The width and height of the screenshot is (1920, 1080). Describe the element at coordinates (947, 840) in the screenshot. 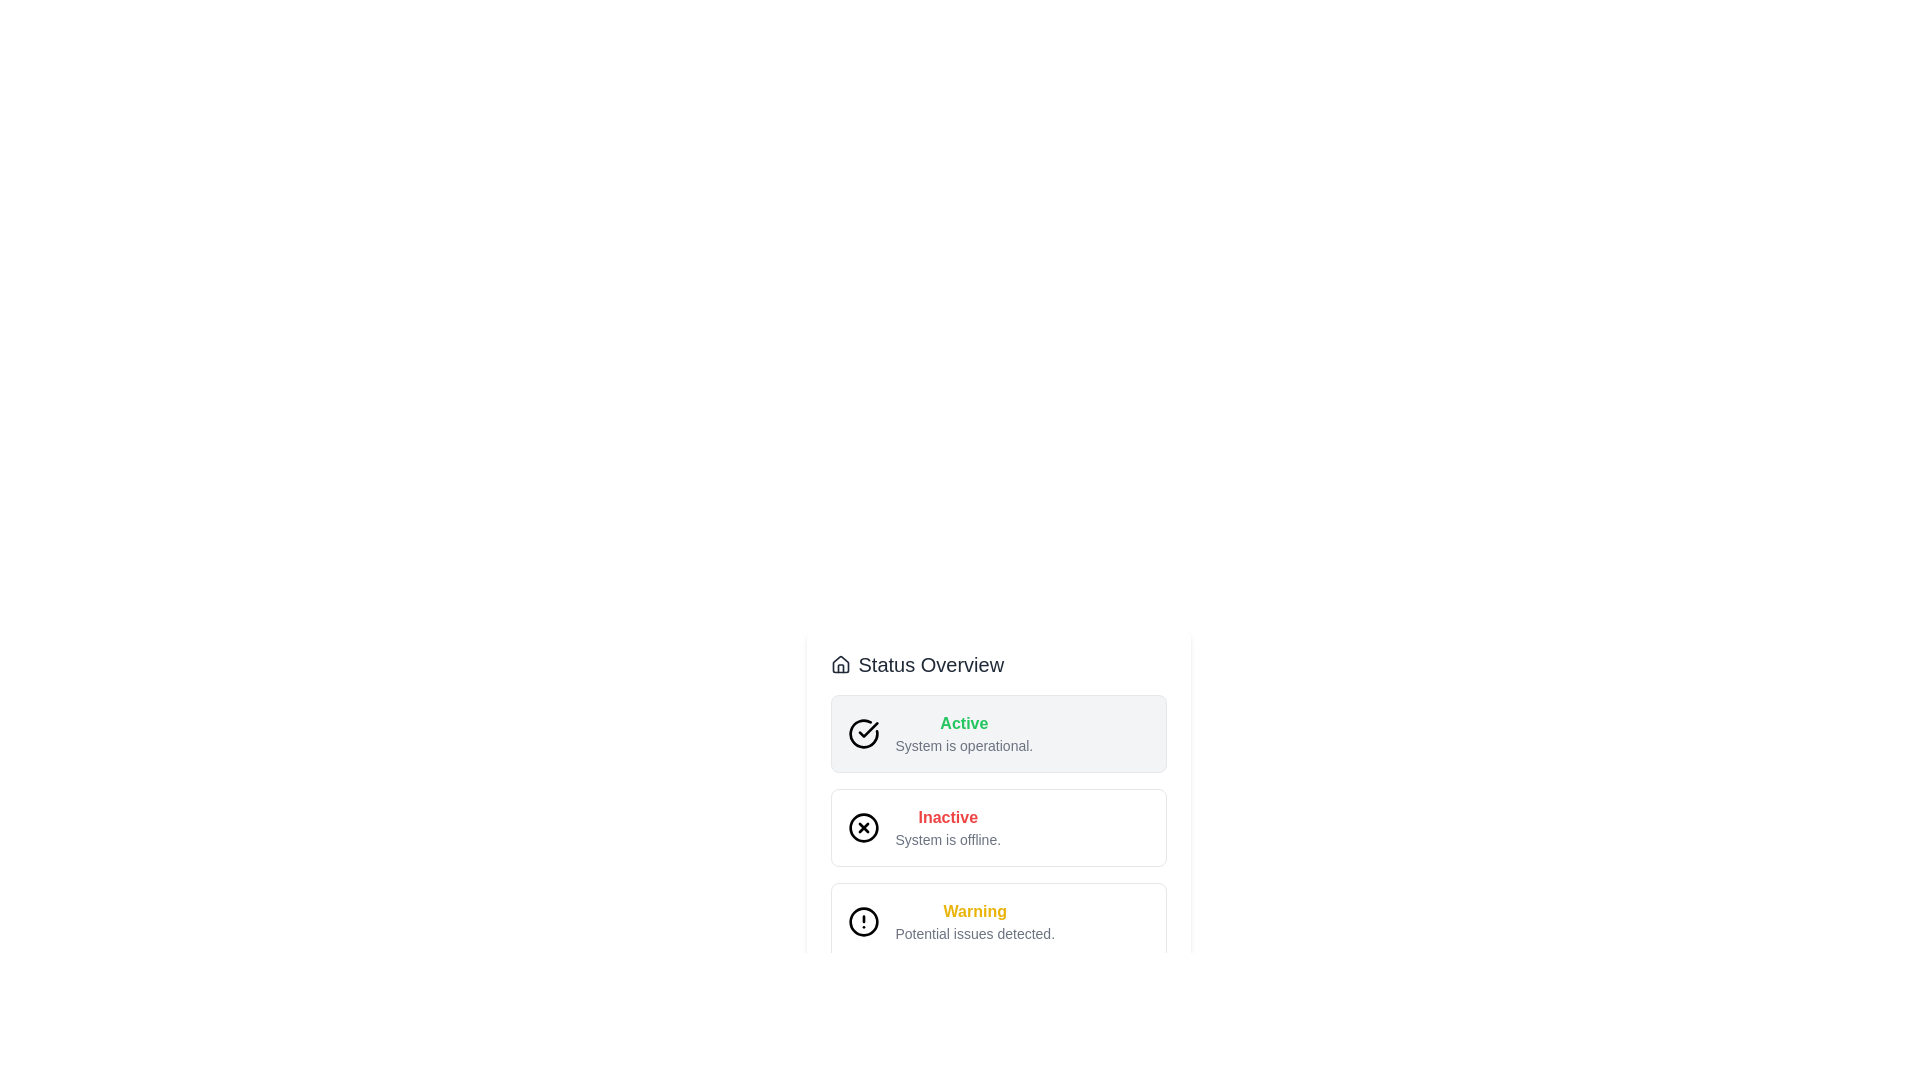

I see `the grey text label that states 'System is offline.' located beneath the red 'Inactive' label in the 'Status Overview' panel` at that location.